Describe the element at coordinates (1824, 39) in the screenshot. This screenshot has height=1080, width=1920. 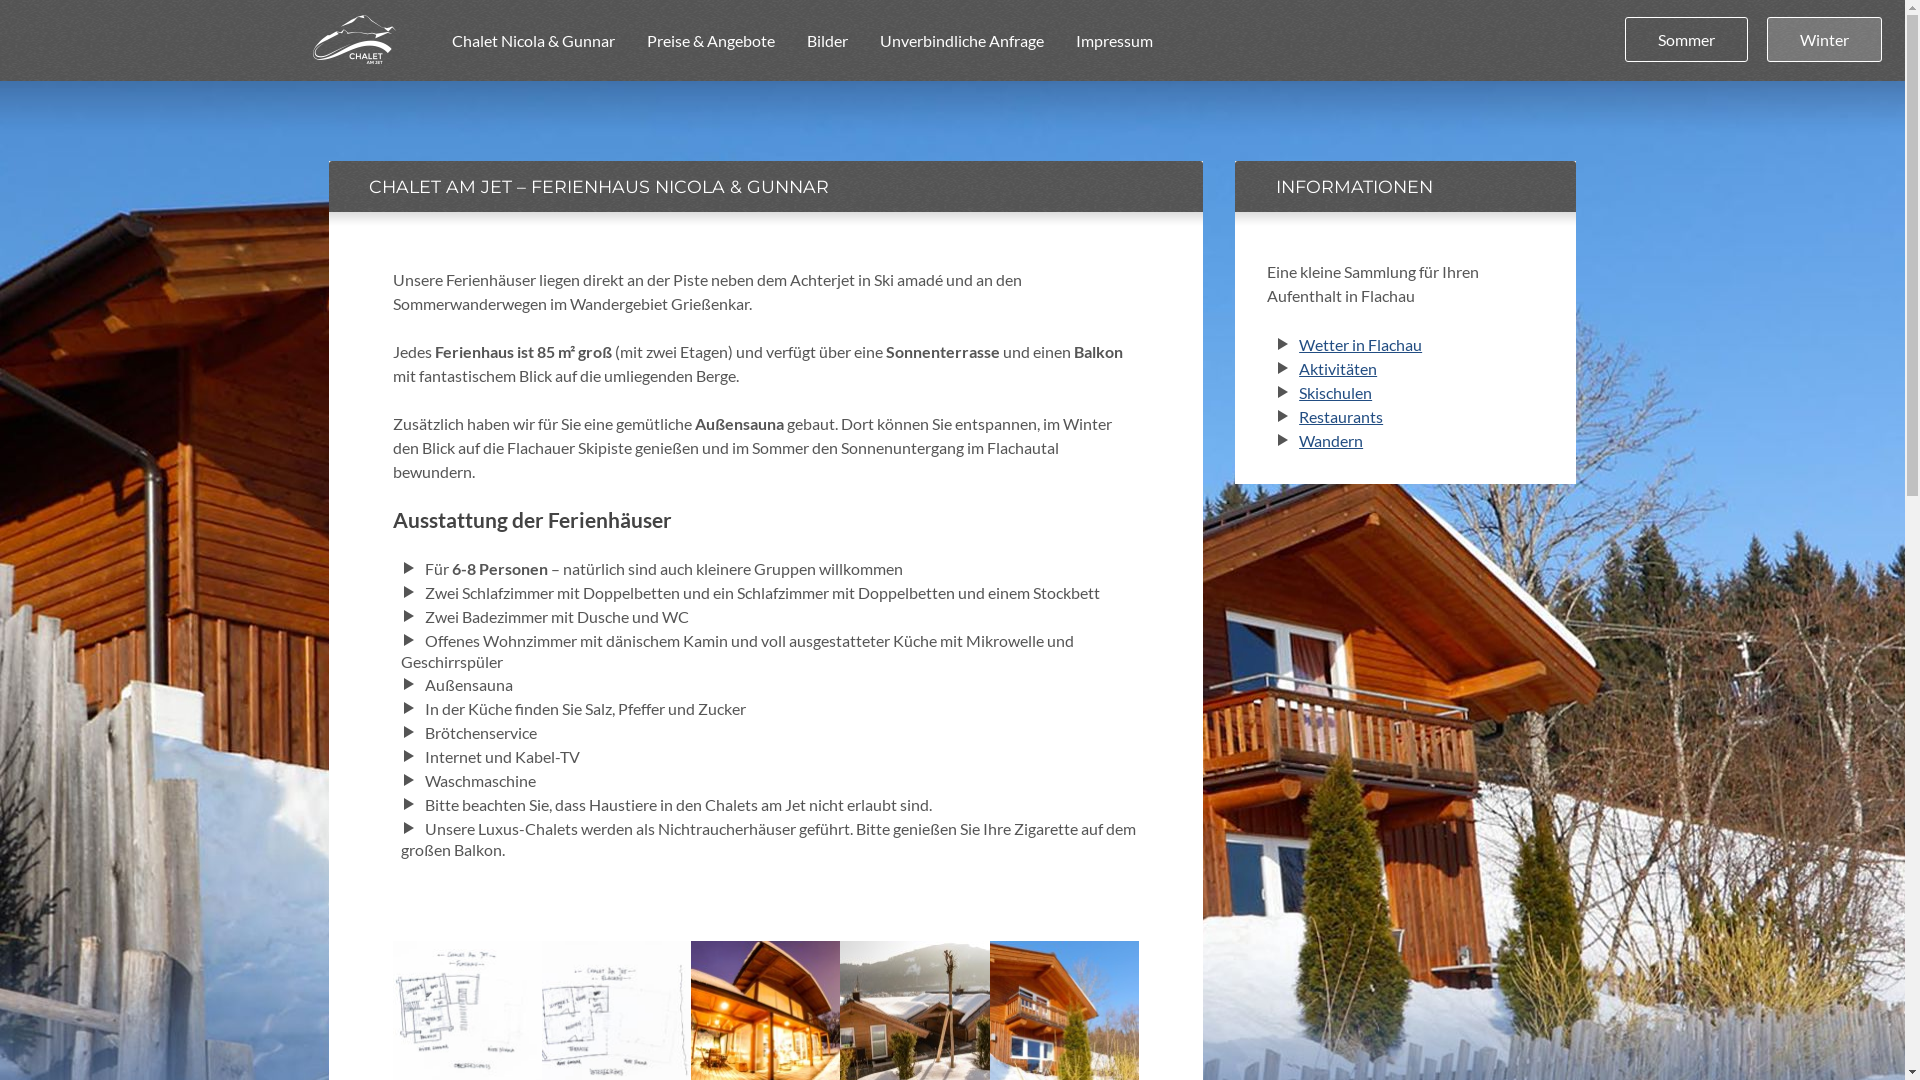
I see `'Winter'` at that location.